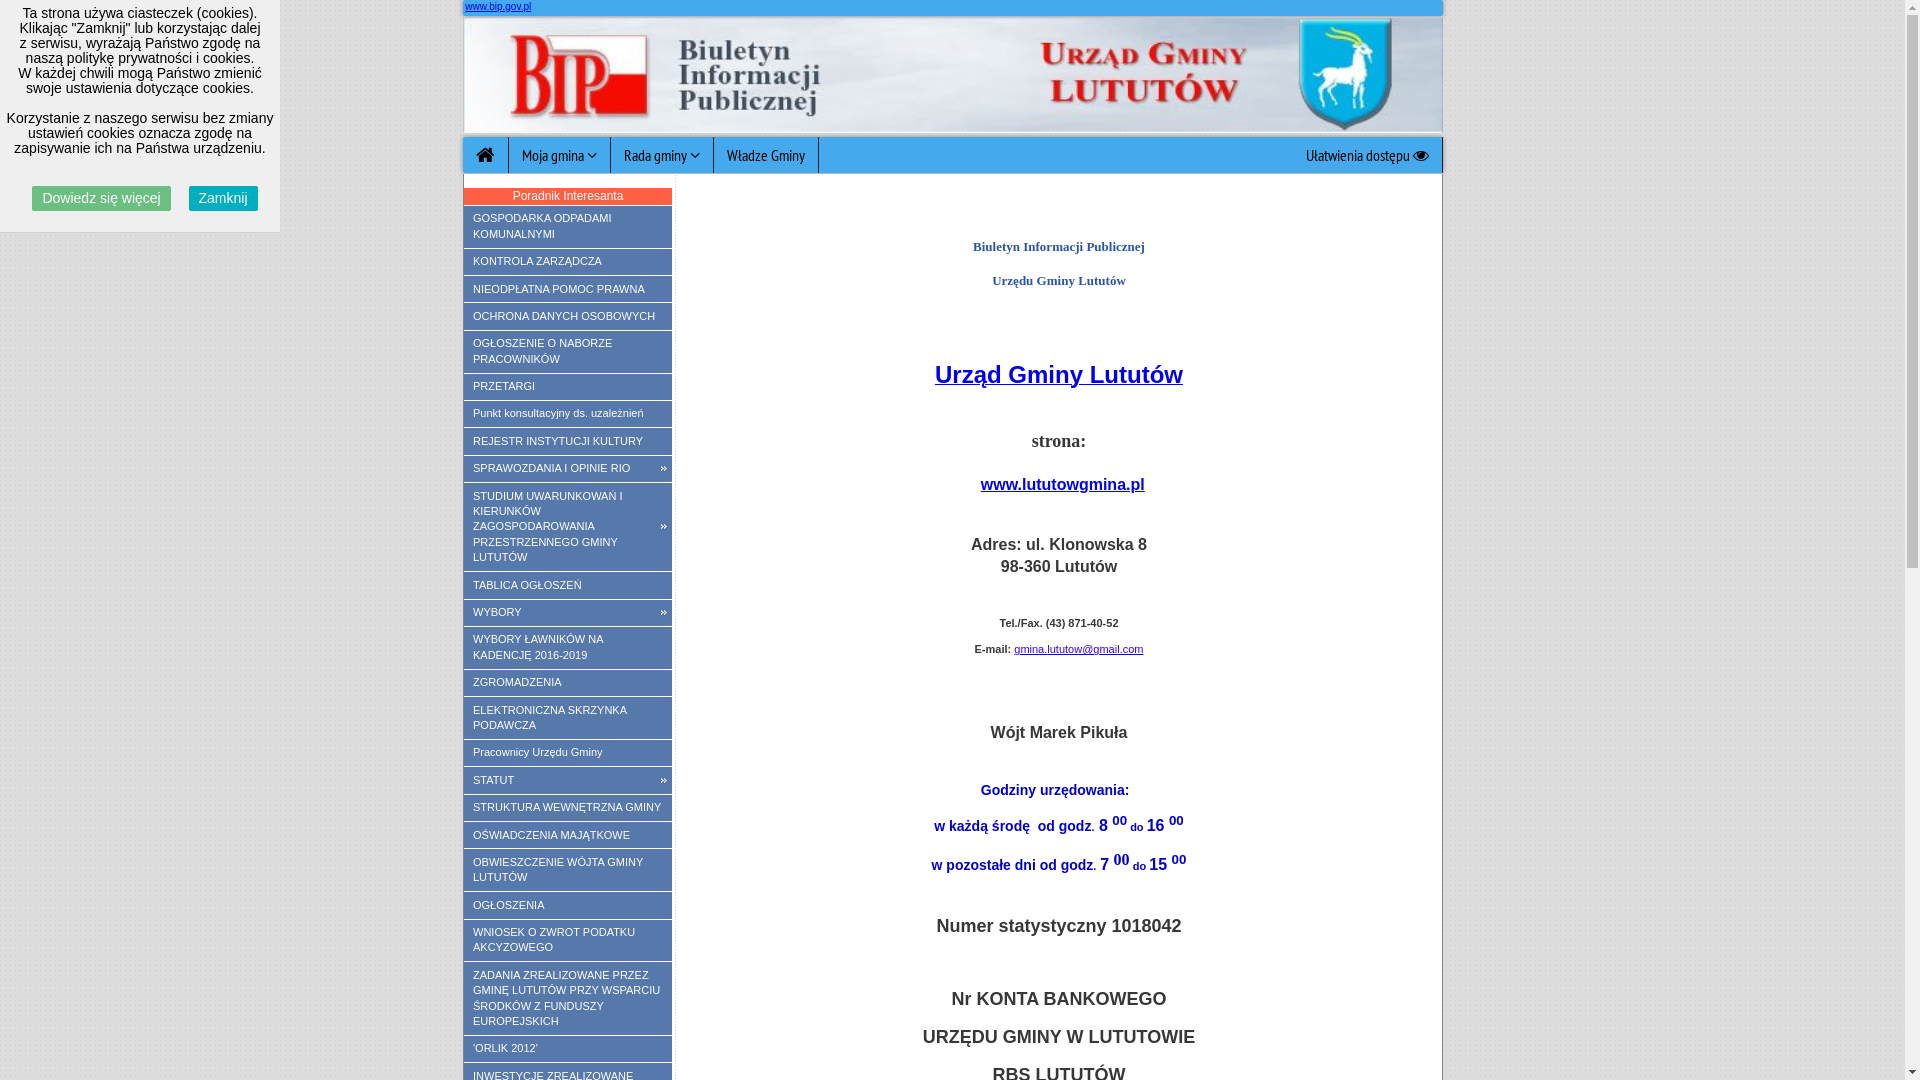  I want to click on 'STATUT', so click(566, 778).